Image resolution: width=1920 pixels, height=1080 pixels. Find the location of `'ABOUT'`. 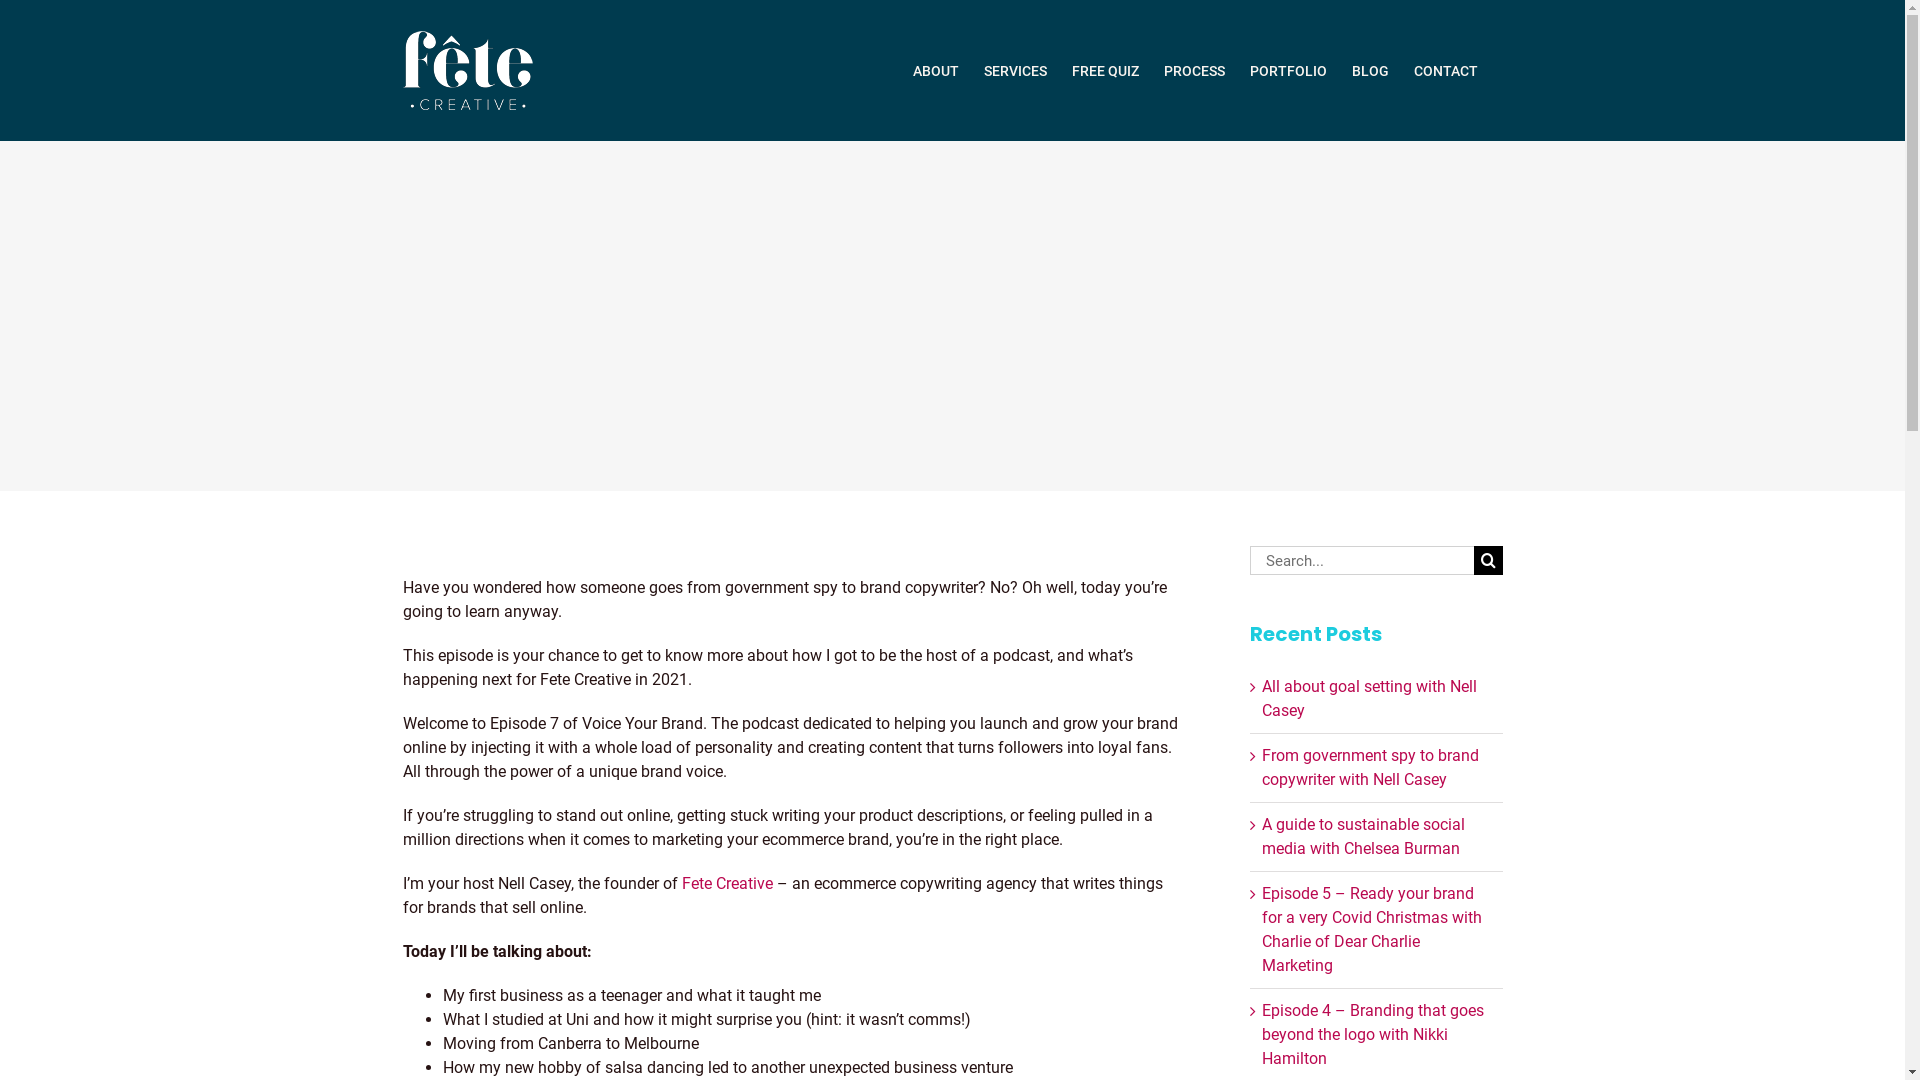

'ABOUT' is located at coordinates (934, 69).